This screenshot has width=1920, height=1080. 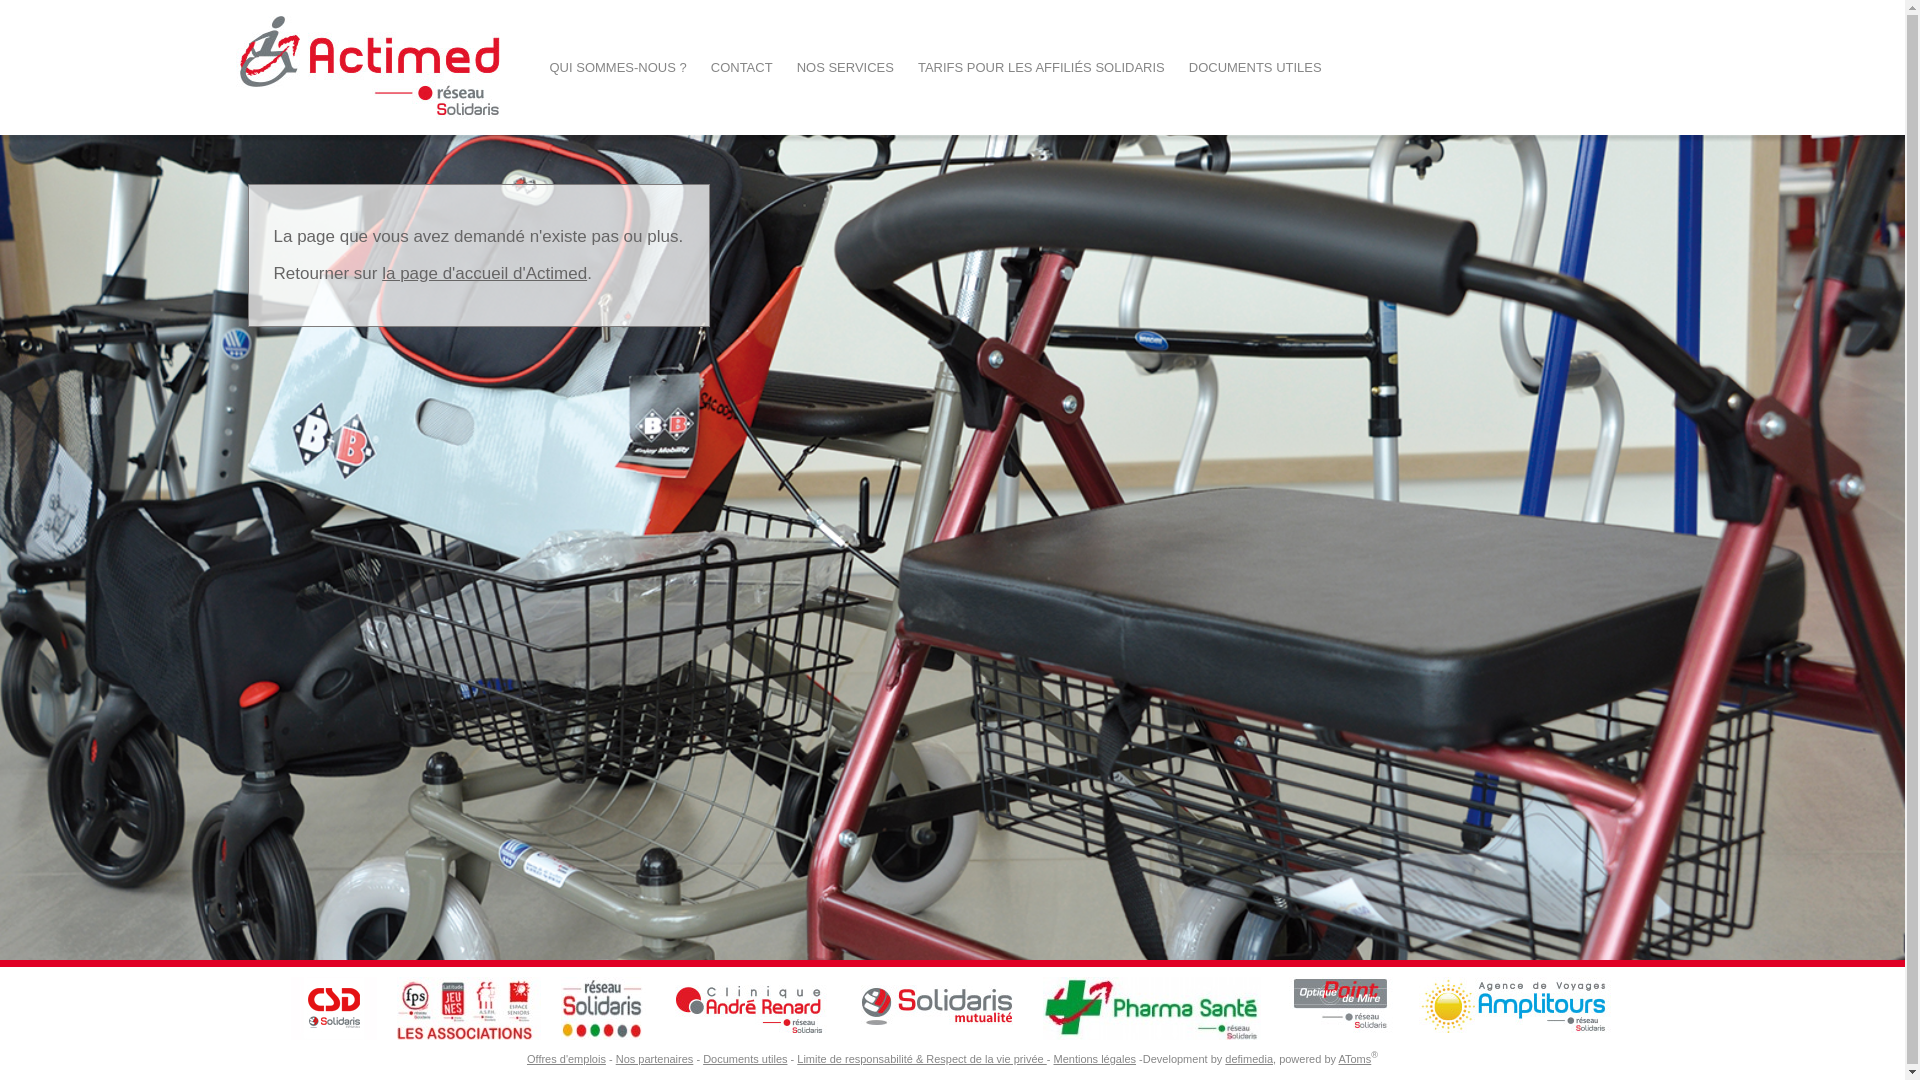 What do you see at coordinates (741, 66) in the screenshot?
I see `'CONTACT'` at bounding box center [741, 66].